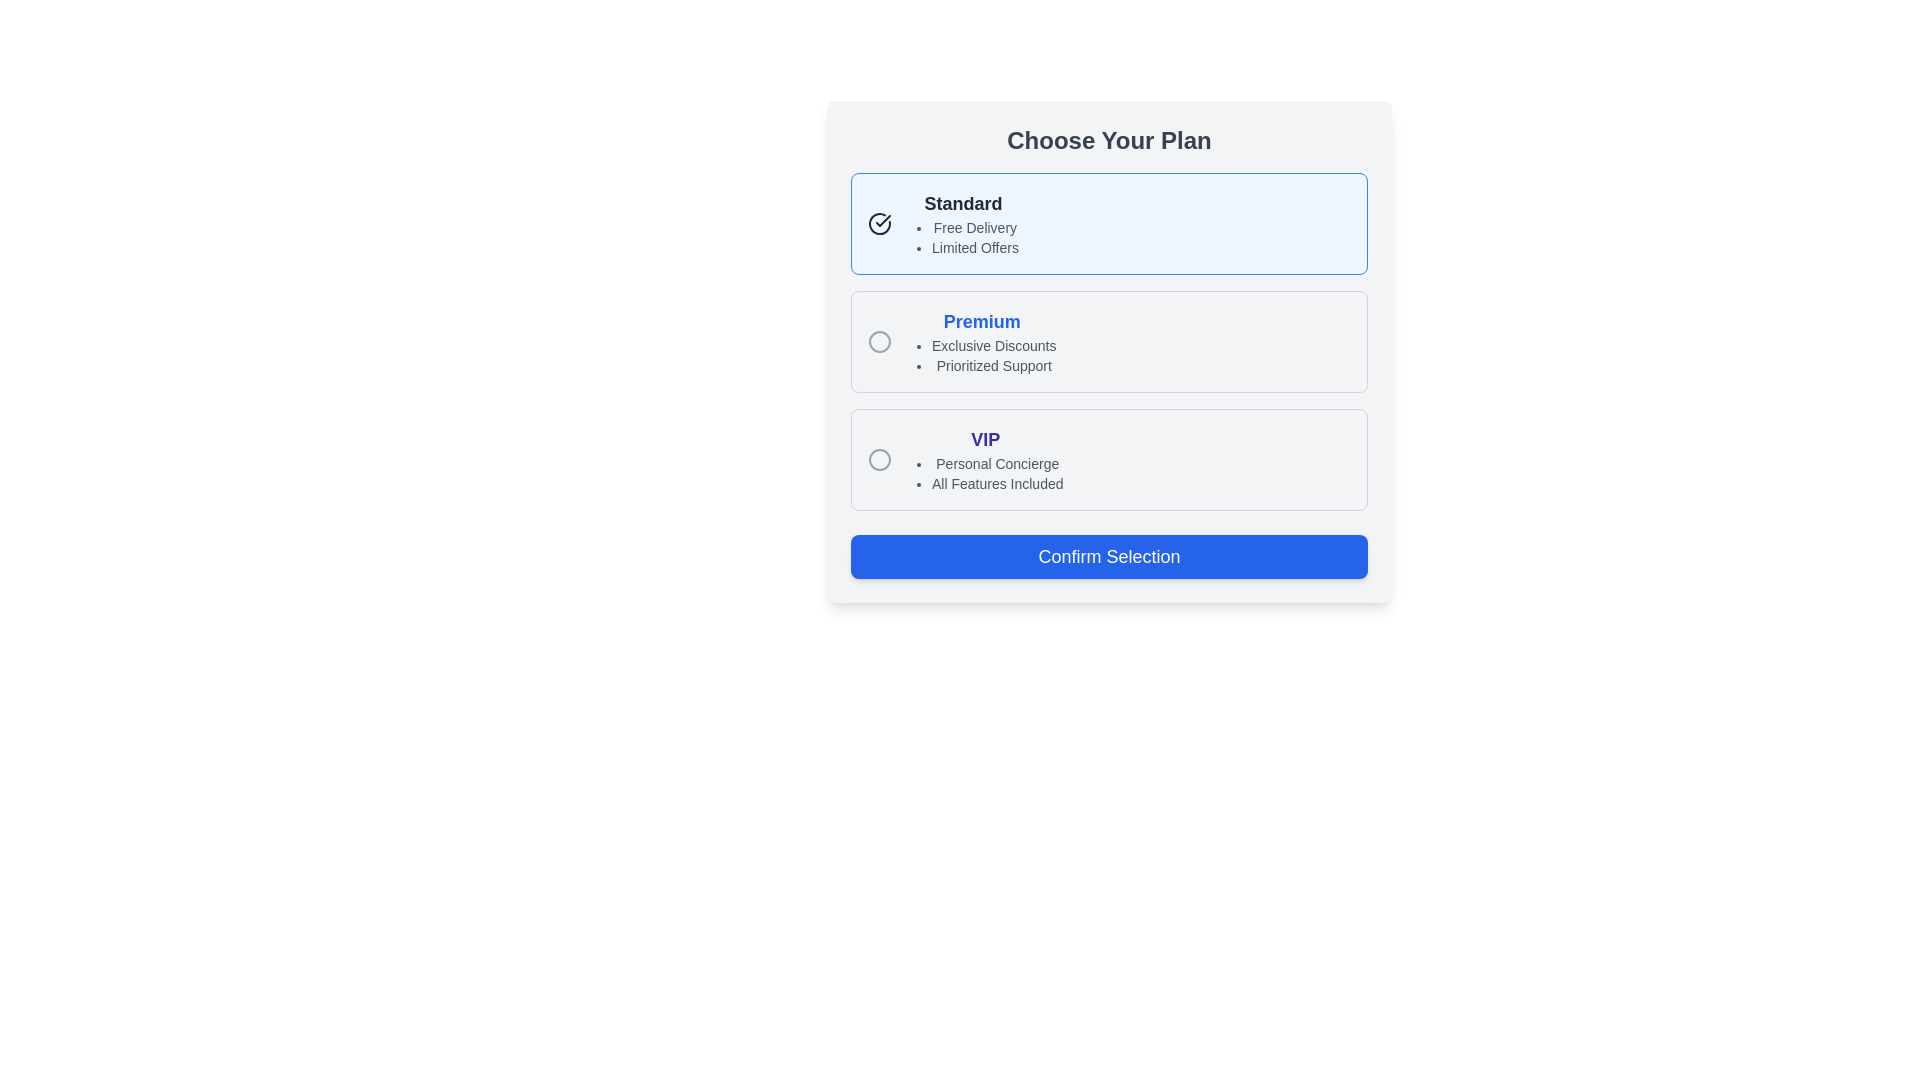 The image size is (1920, 1080). Describe the element at coordinates (879, 459) in the screenshot. I see `the radio button located at the top-left corner of the 'VIP' option card` at that location.